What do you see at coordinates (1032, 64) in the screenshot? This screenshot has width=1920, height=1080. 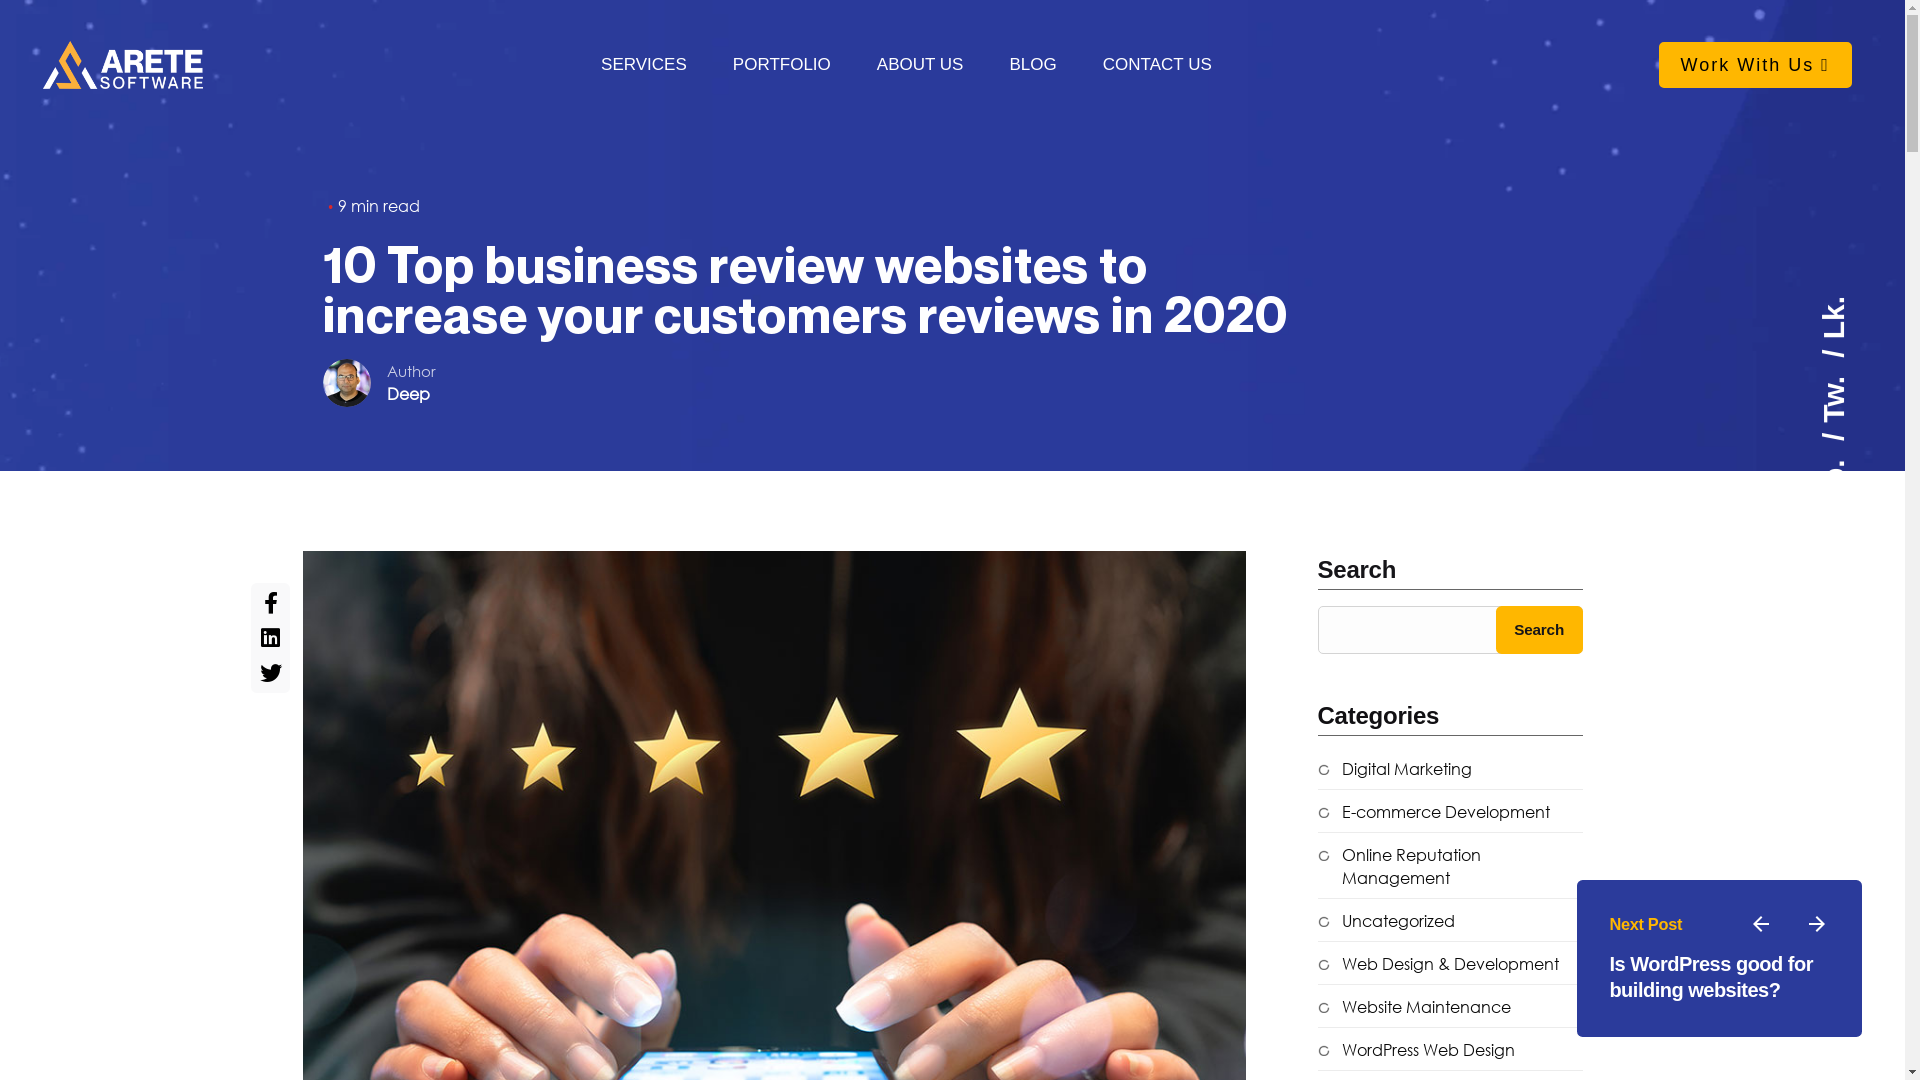 I see `'BLOG'` at bounding box center [1032, 64].